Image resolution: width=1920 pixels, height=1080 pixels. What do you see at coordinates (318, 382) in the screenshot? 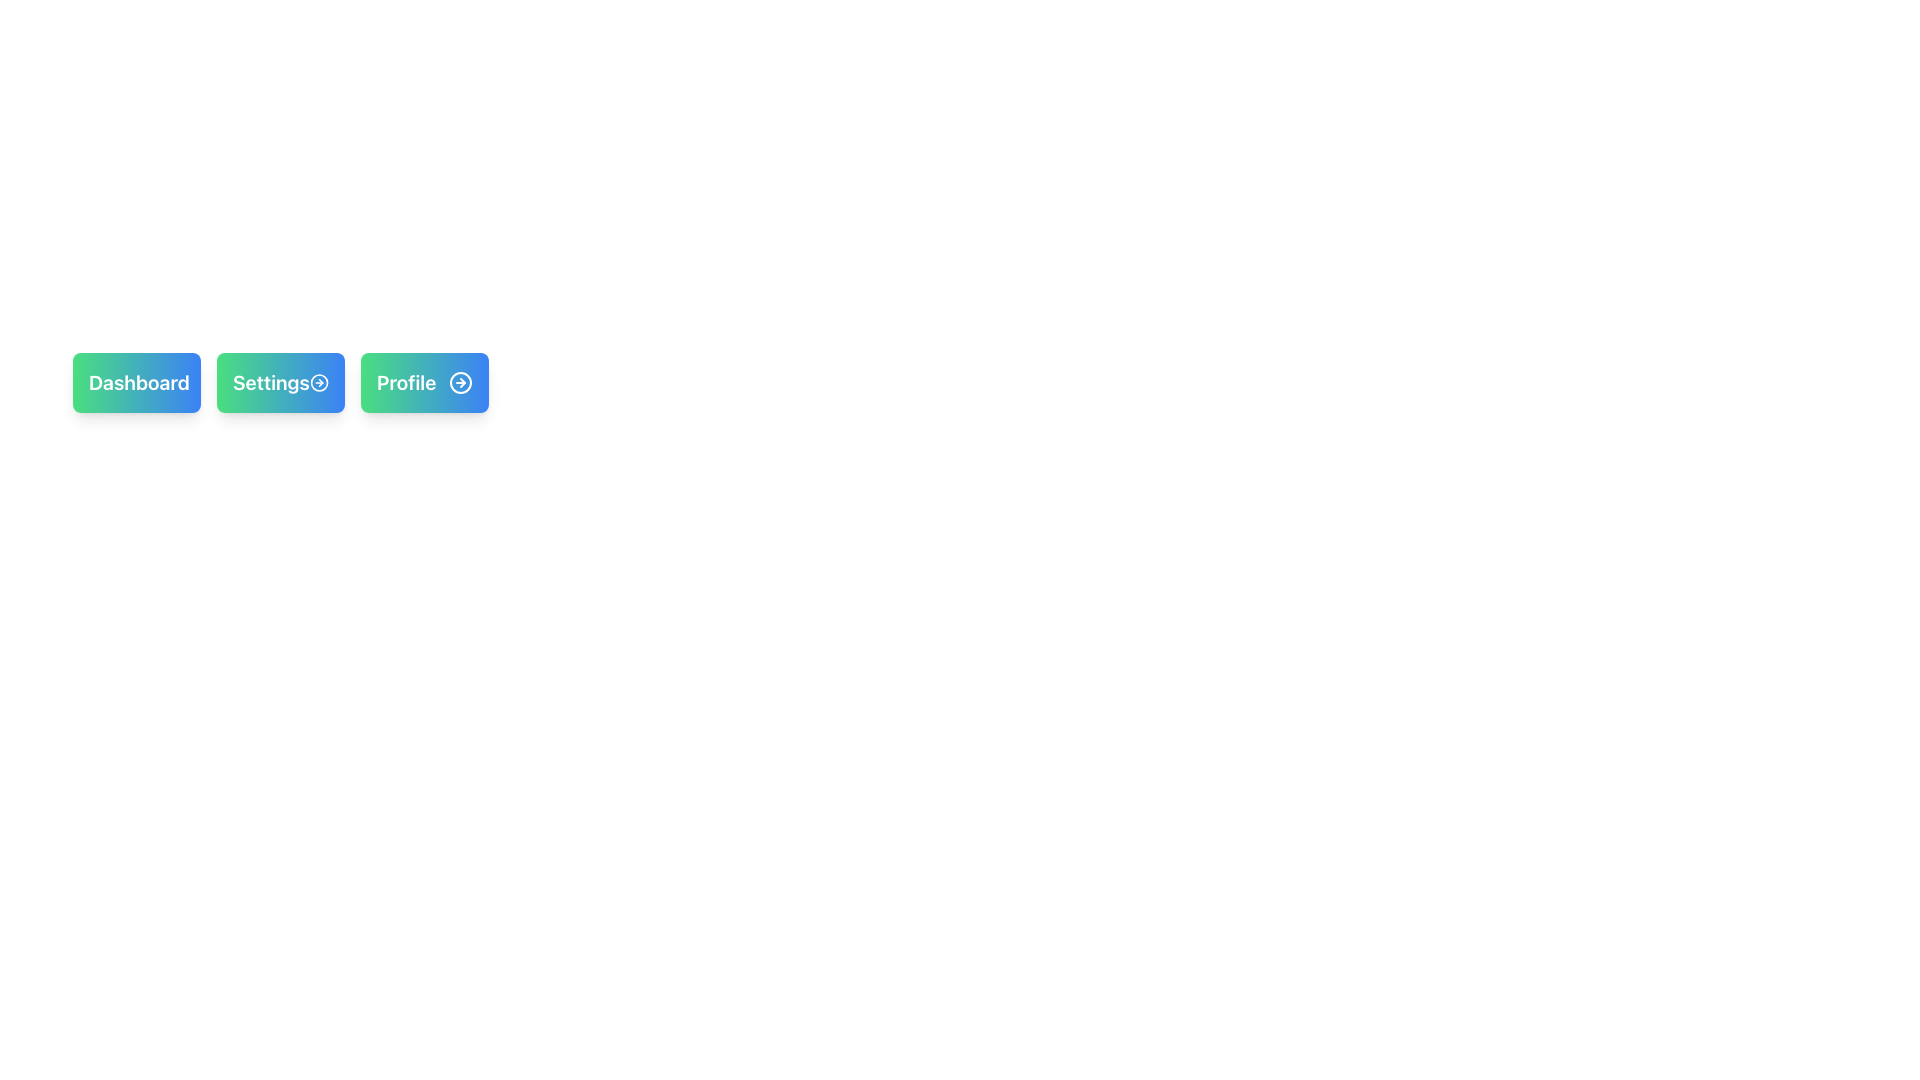
I see `the icon located to the right of the 'Settings' text` at bounding box center [318, 382].